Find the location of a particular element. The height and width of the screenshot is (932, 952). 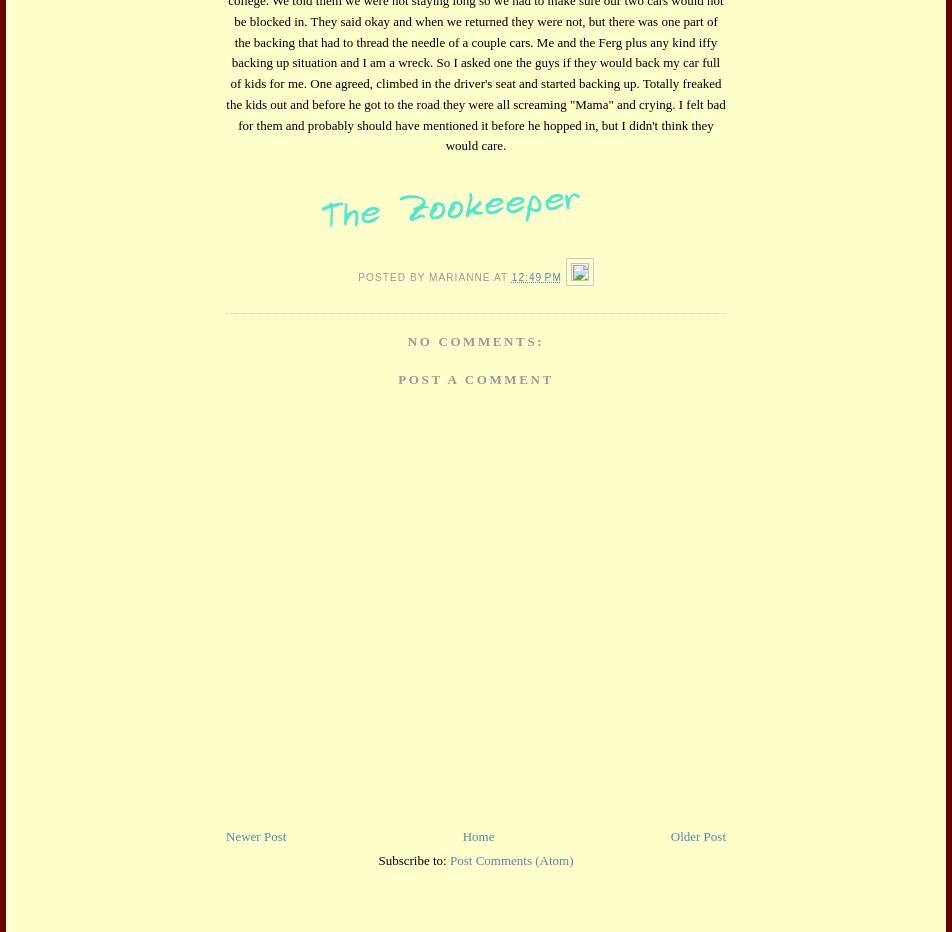

'Older Post' is located at coordinates (698, 835).